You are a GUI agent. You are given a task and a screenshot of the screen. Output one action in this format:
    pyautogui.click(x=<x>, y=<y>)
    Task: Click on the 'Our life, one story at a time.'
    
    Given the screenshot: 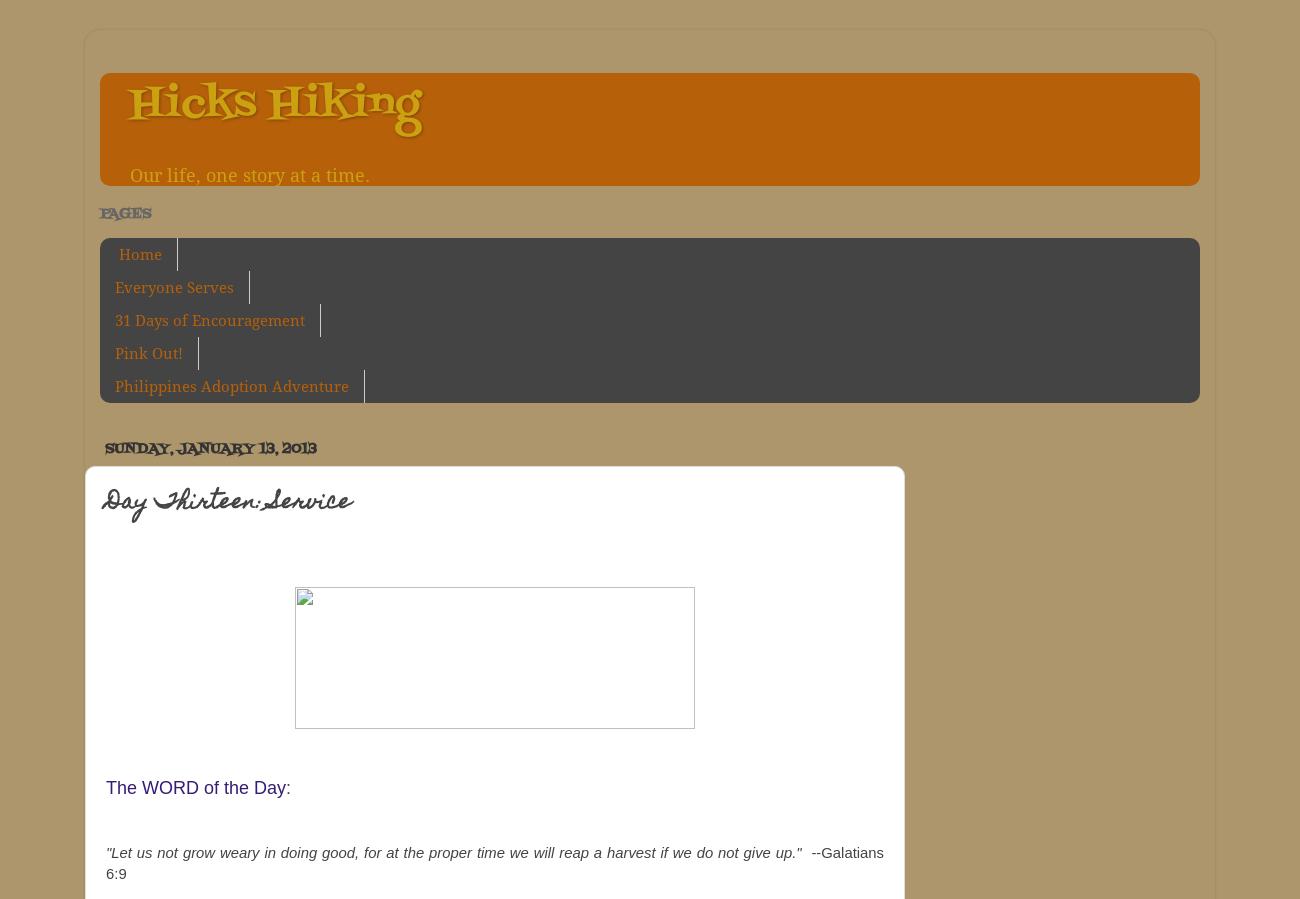 What is the action you would take?
    pyautogui.click(x=248, y=176)
    